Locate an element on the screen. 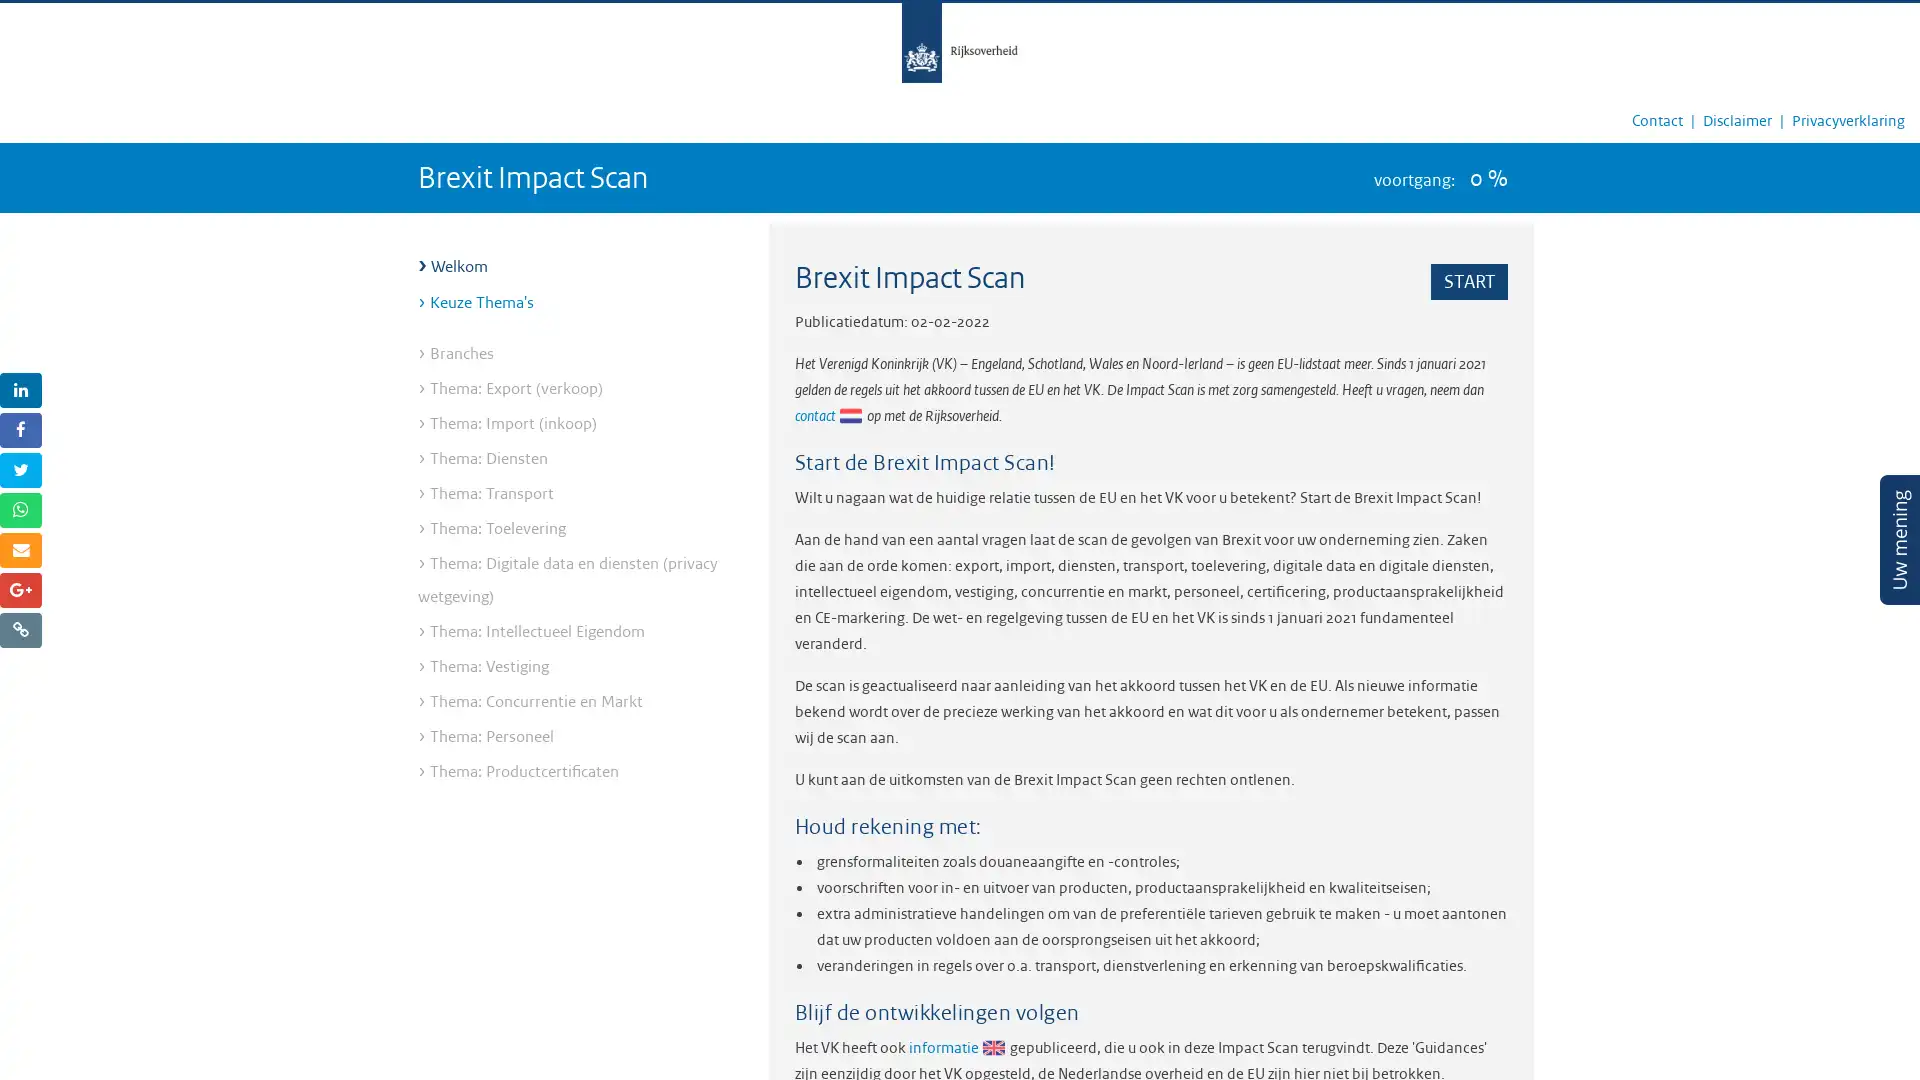 The width and height of the screenshot is (1920, 1080). Thema: Diensten is located at coordinates (575, 458).